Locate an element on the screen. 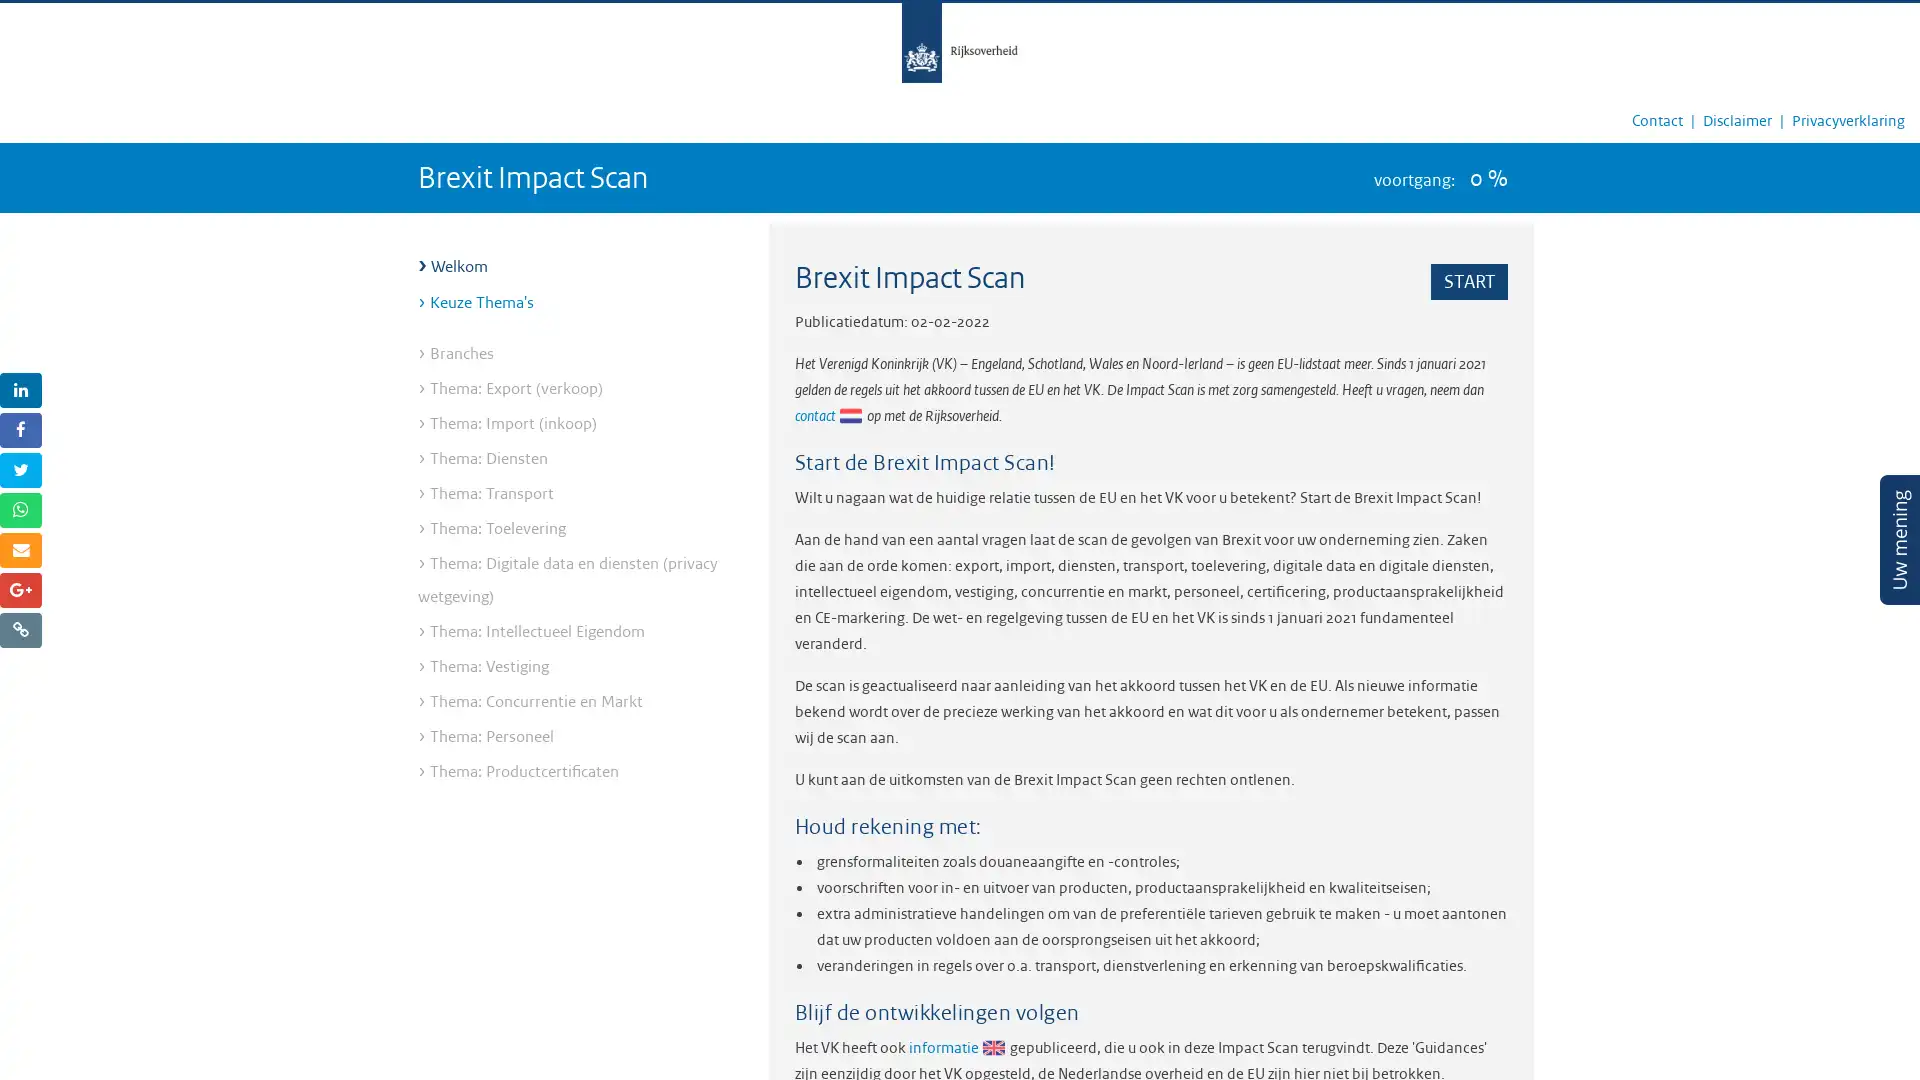 The width and height of the screenshot is (1920, 1080). Thema: Diensten is located at coordinates (575, 458).